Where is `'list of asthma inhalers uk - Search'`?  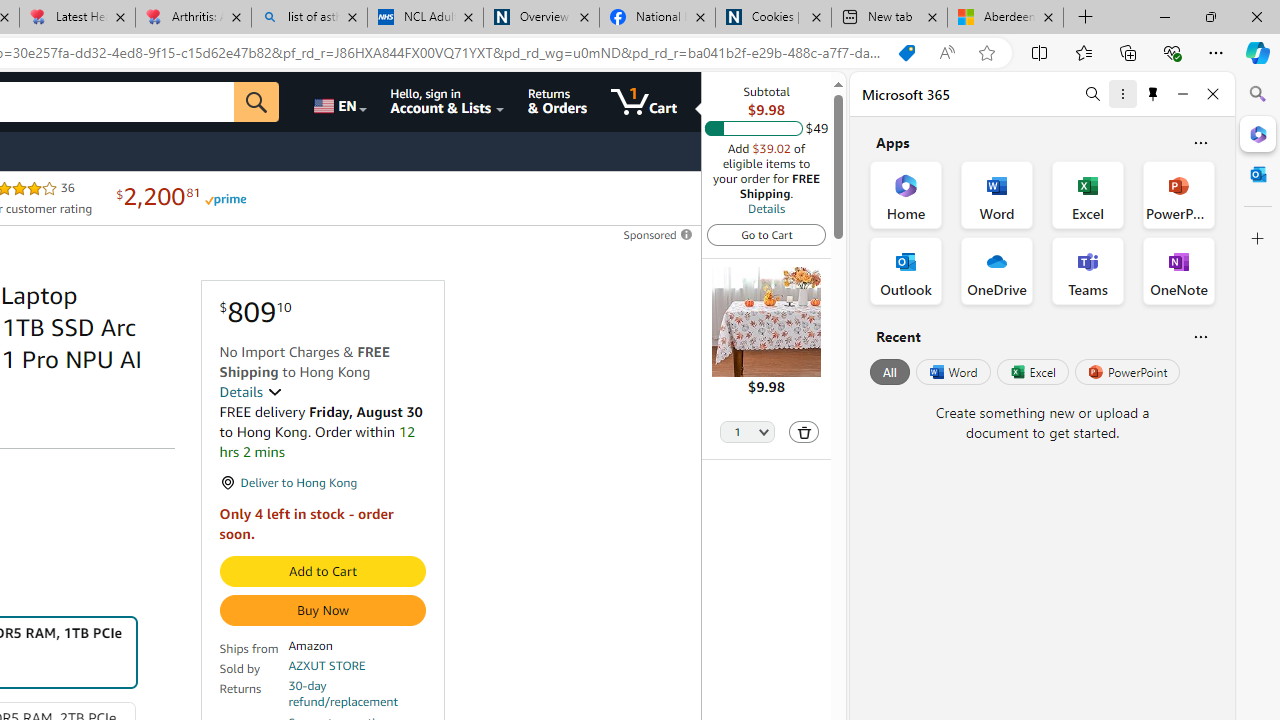
'list of asthma inhalers uk - Search' is located at coordinates (308, 17).